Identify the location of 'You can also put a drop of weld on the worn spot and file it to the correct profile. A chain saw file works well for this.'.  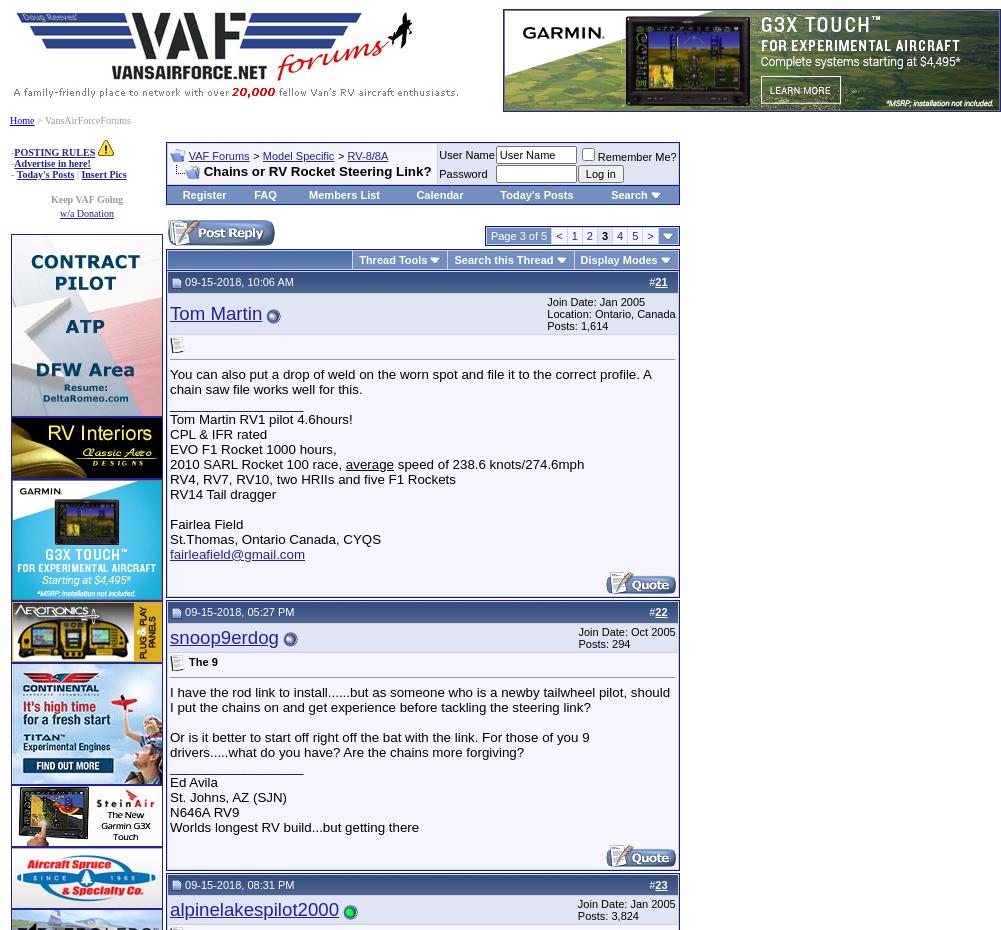
(409, 380).